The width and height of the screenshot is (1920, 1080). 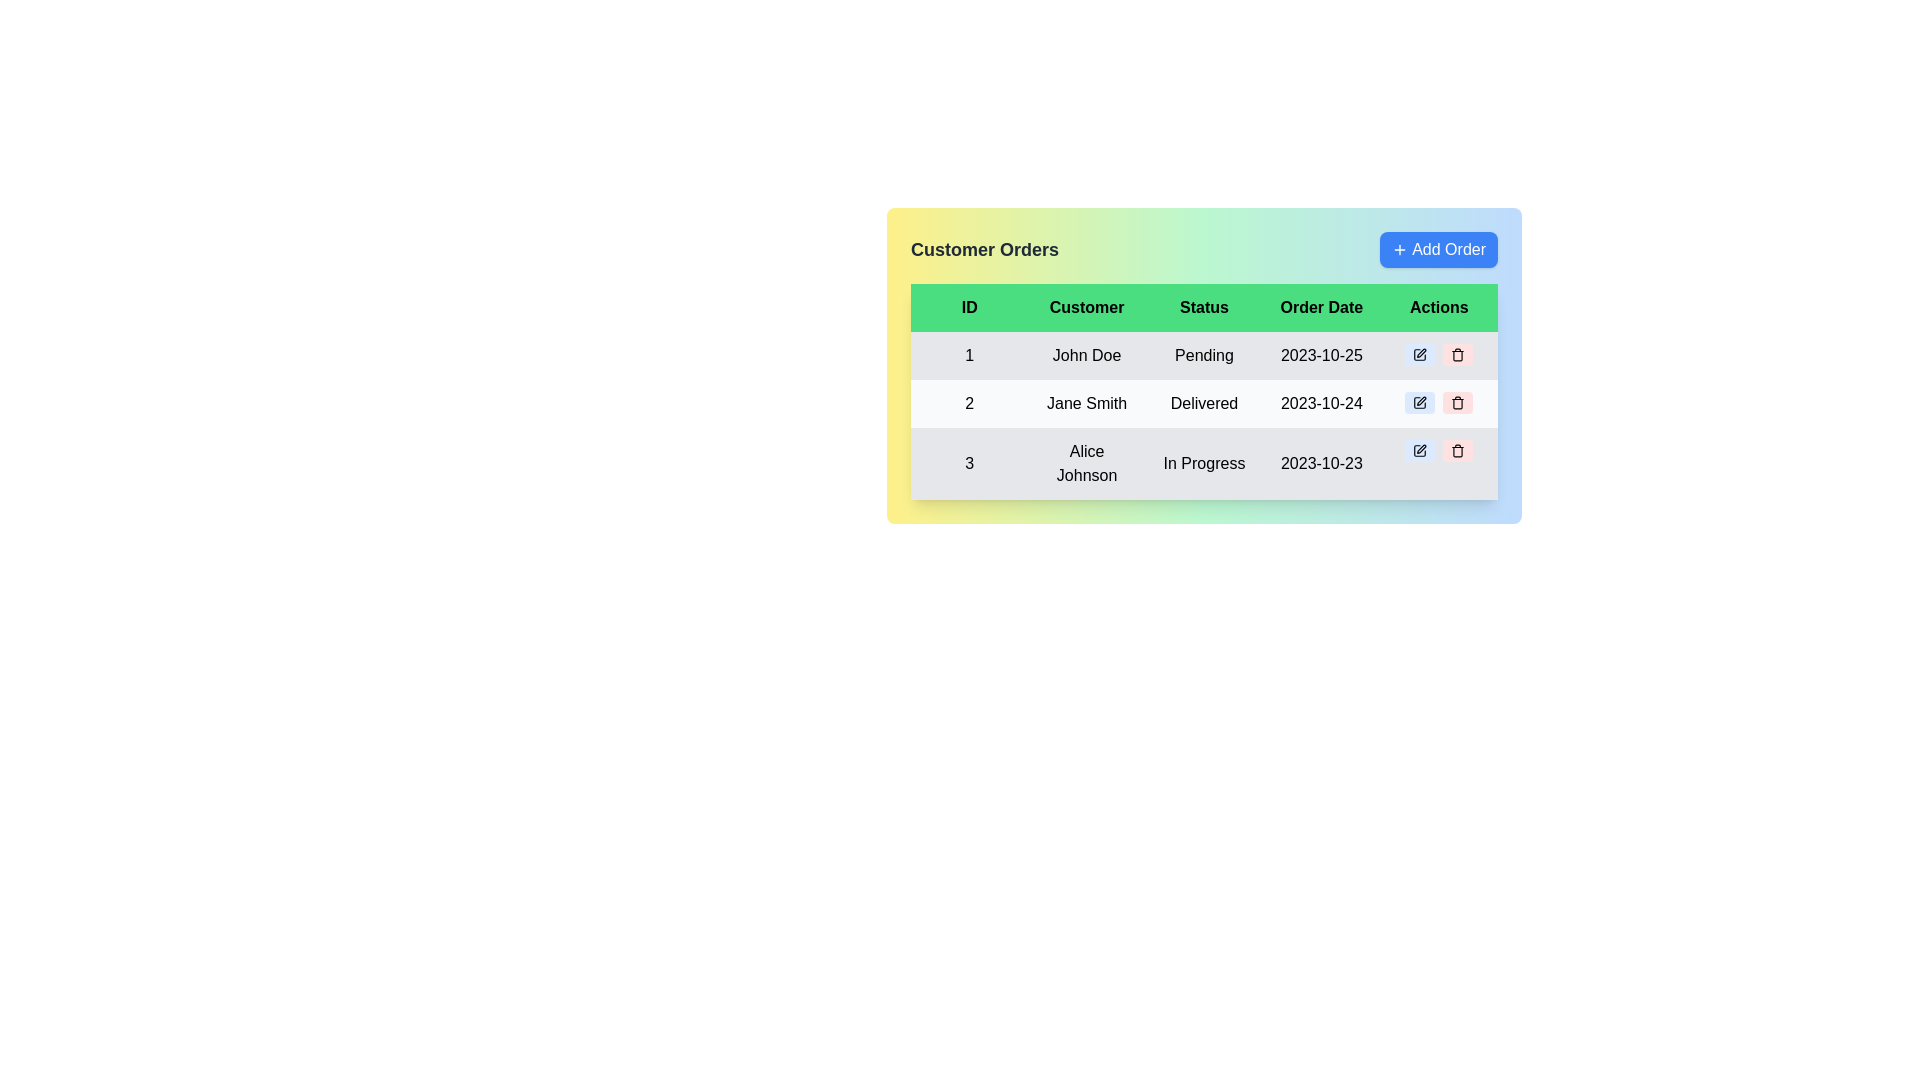 I want to click on the edit button in the 'Actions' column of the second row in the 'Customer Orders' table to initiate the edit action, so click(x=1419, y=402).